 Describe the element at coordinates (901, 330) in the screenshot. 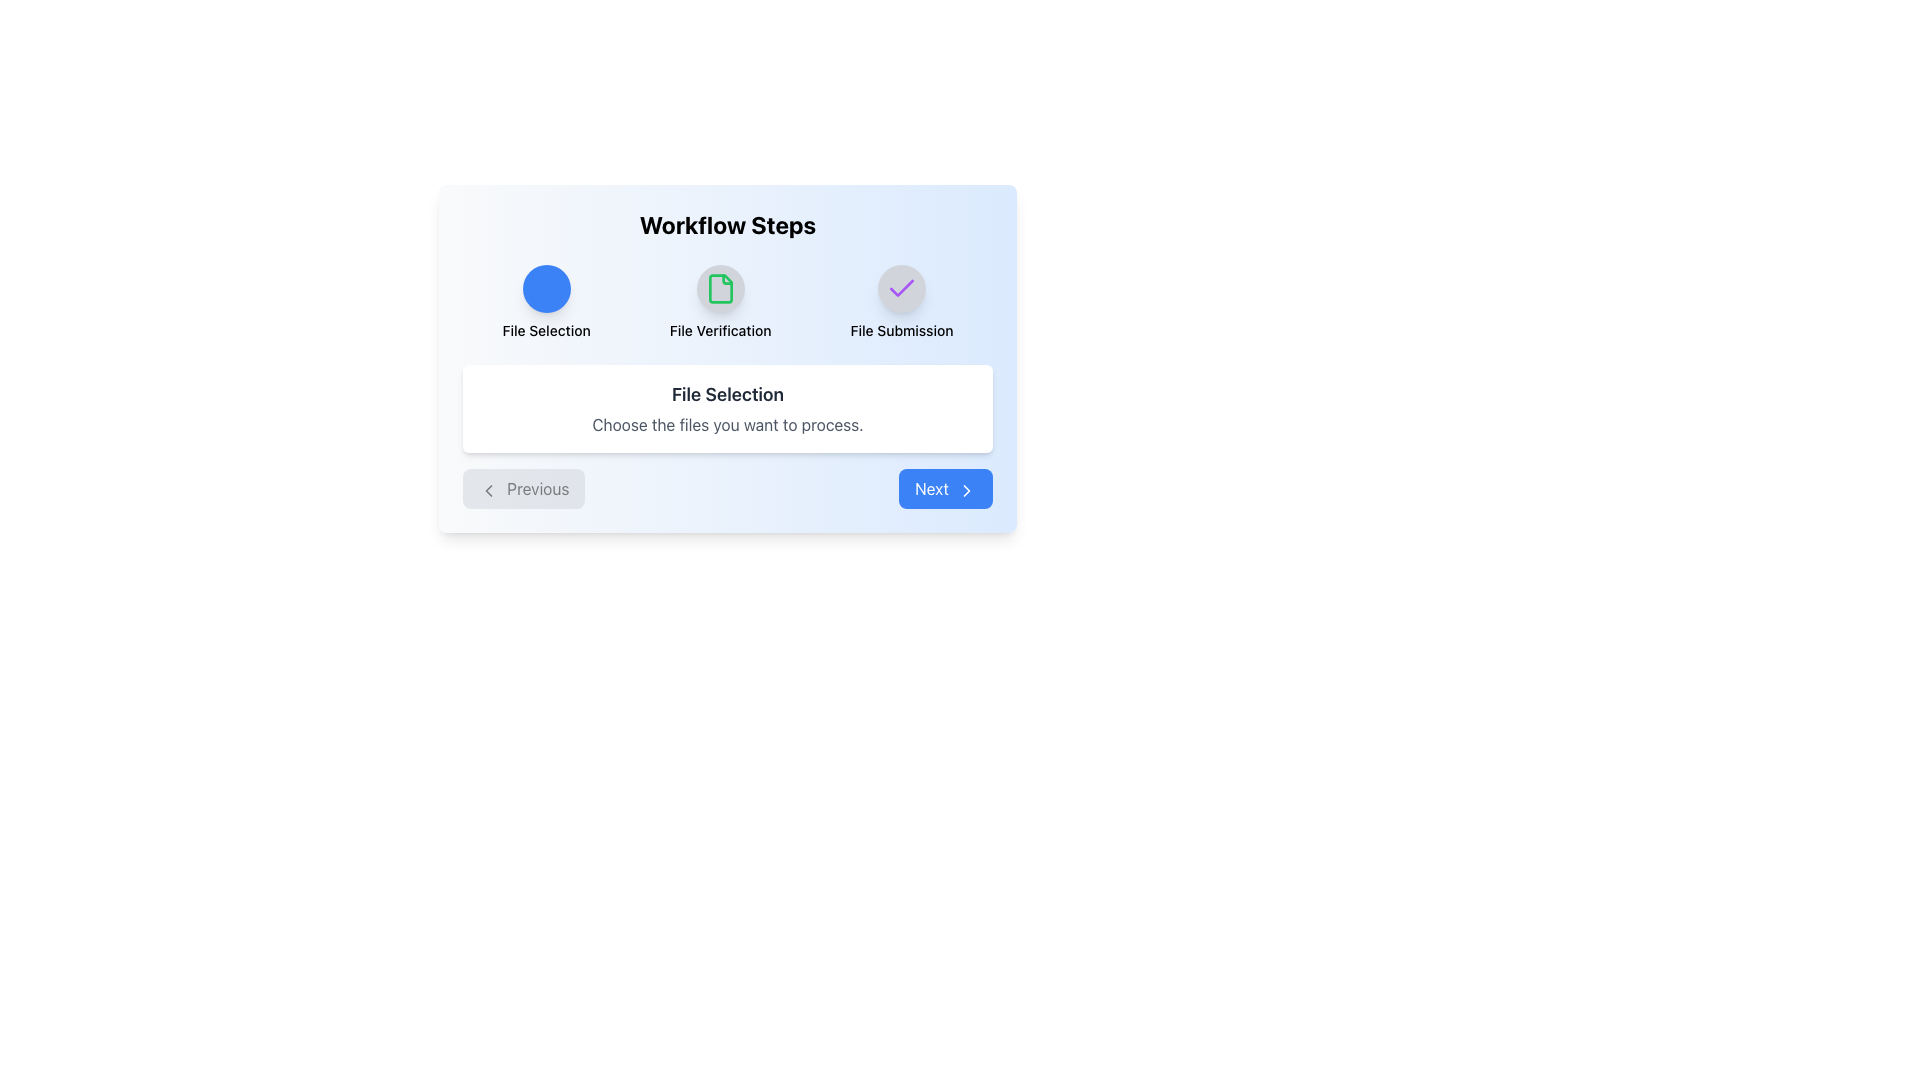

I see `the text label indicating 'File Submission', which is the third stage in the workflow, located centrally below a circular checkmark icon` at that location.